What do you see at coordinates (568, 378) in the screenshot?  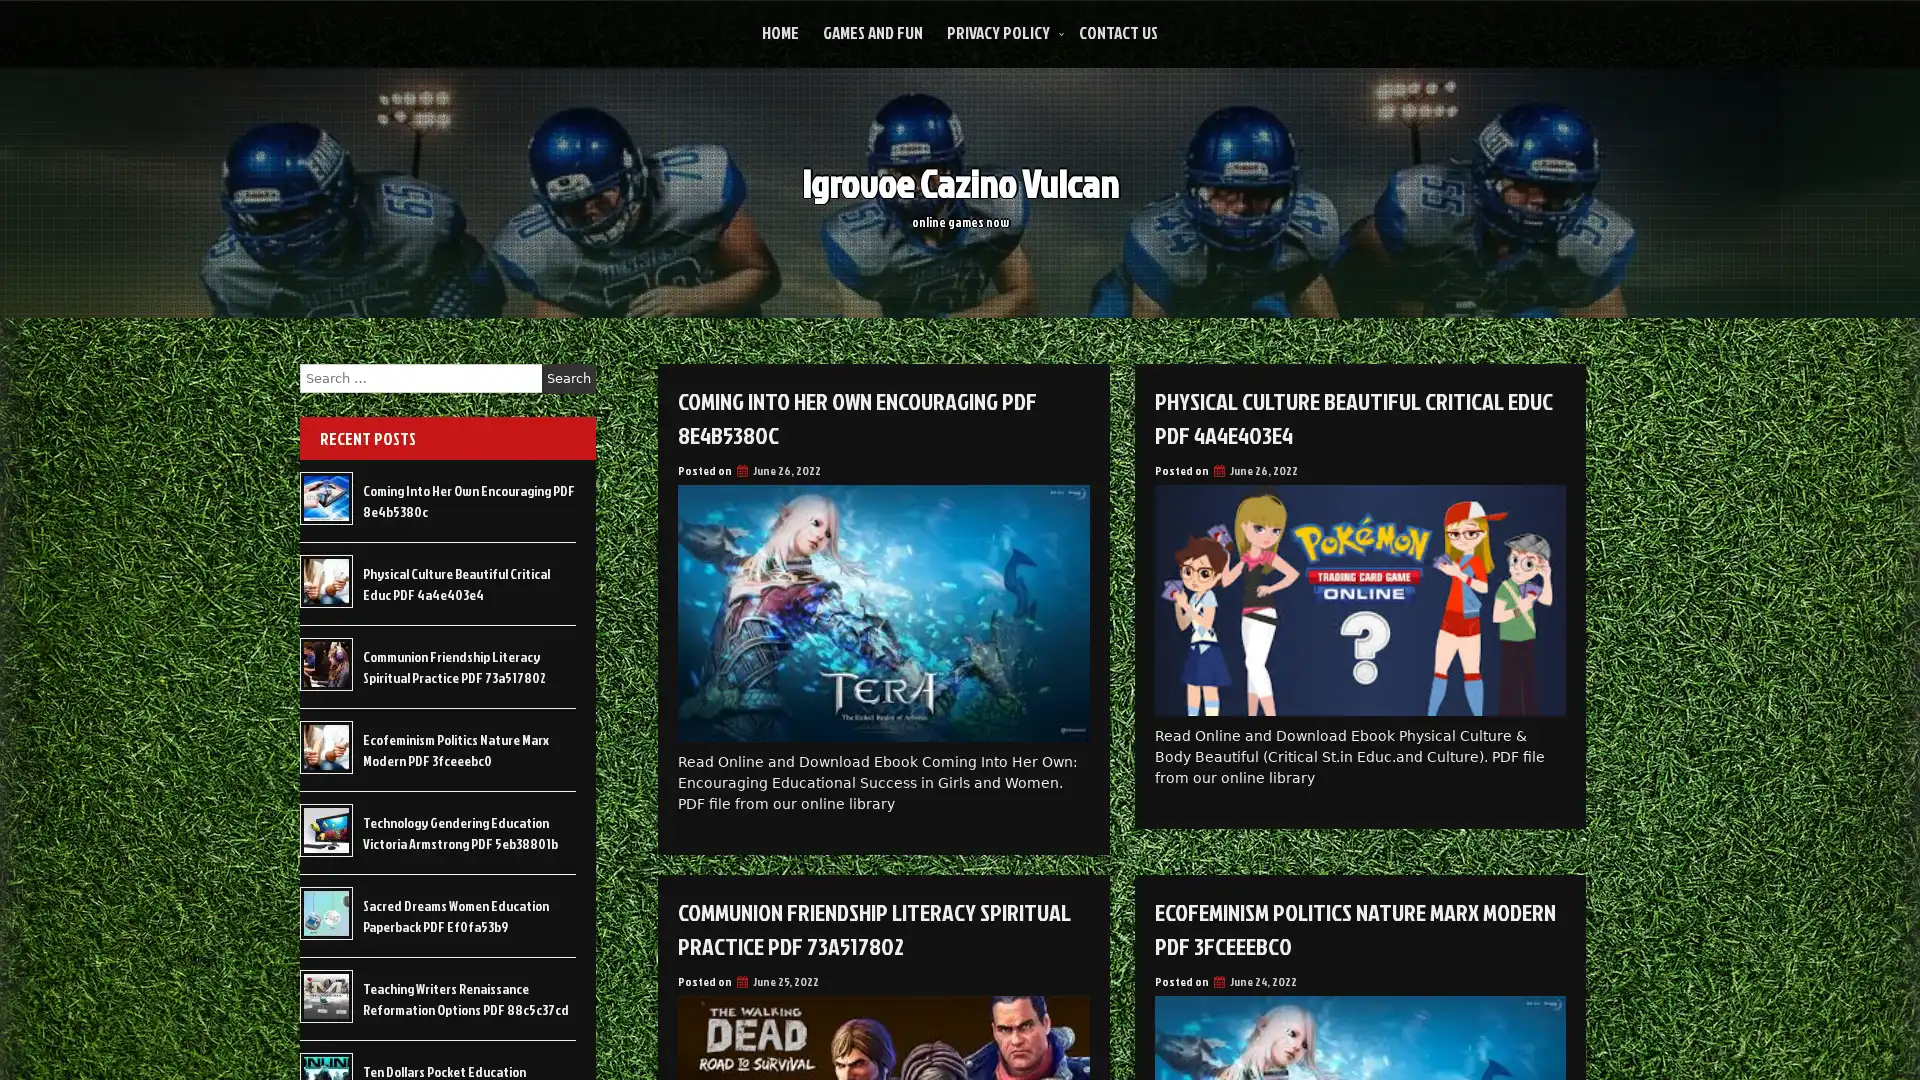 I see `Search` at bounding box center [568, 378].